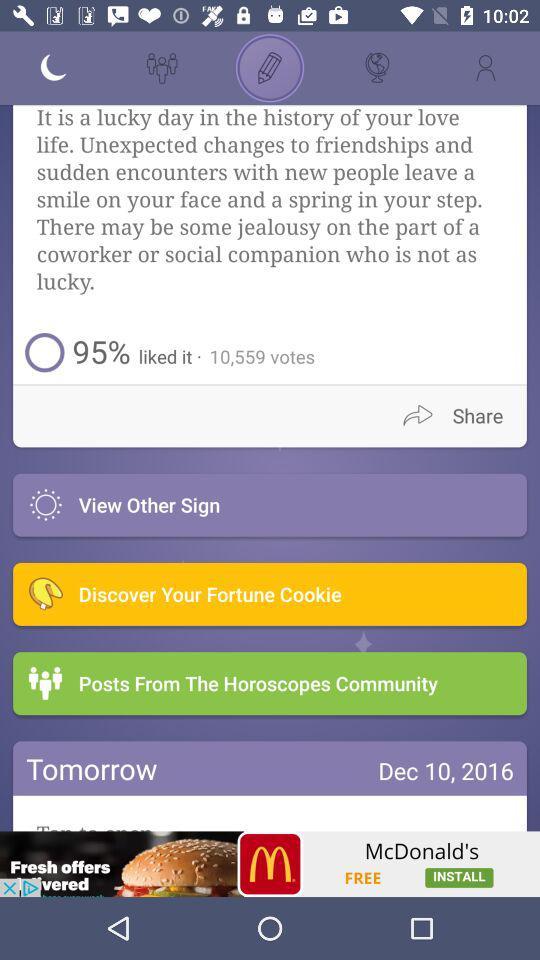 The width and height of the screenshot is (540, 960). What do you see at coordinates (270, 68) in the screenshot?
I see `the edit icon` at bounding box center [270, 68].